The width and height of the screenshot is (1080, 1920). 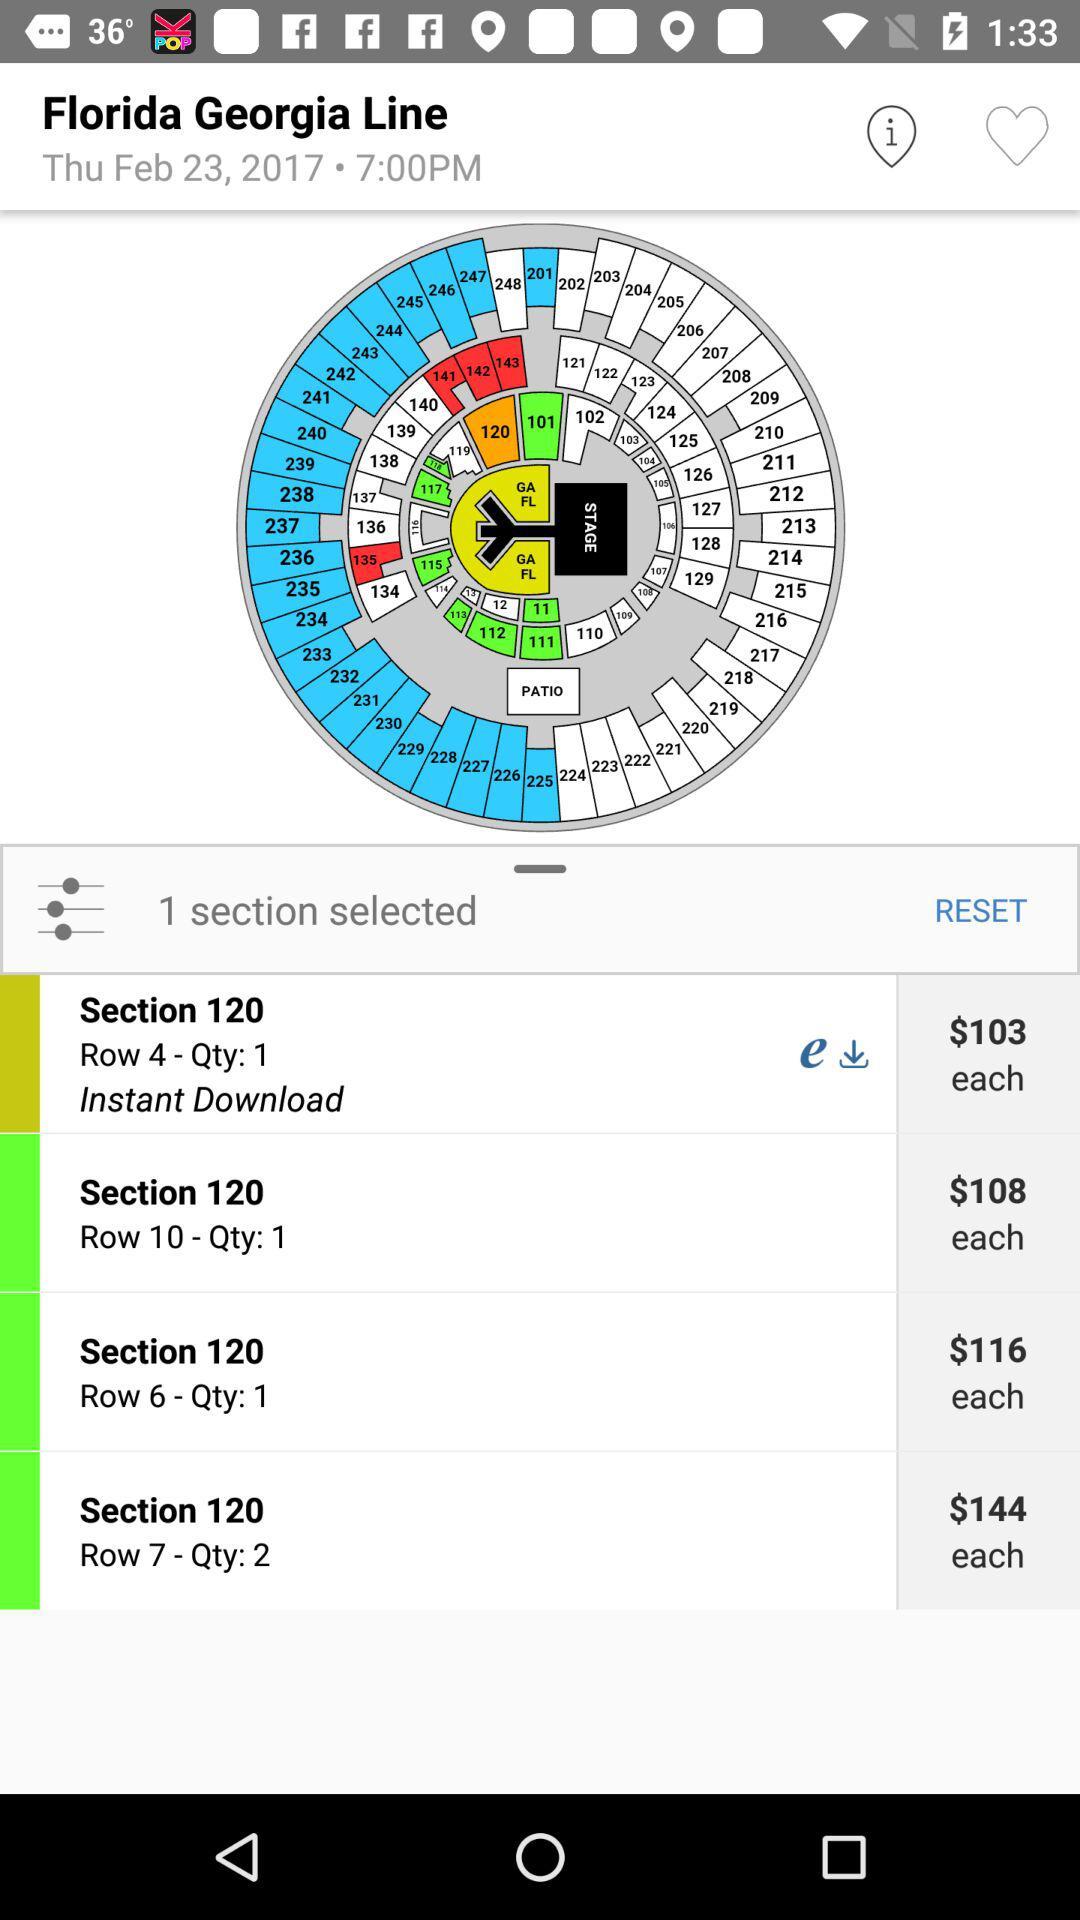 What do you see at coordinates (979, 908) in the screenshot?
I see `the item next to the 1 section selected` at bounding box center [979, 908].